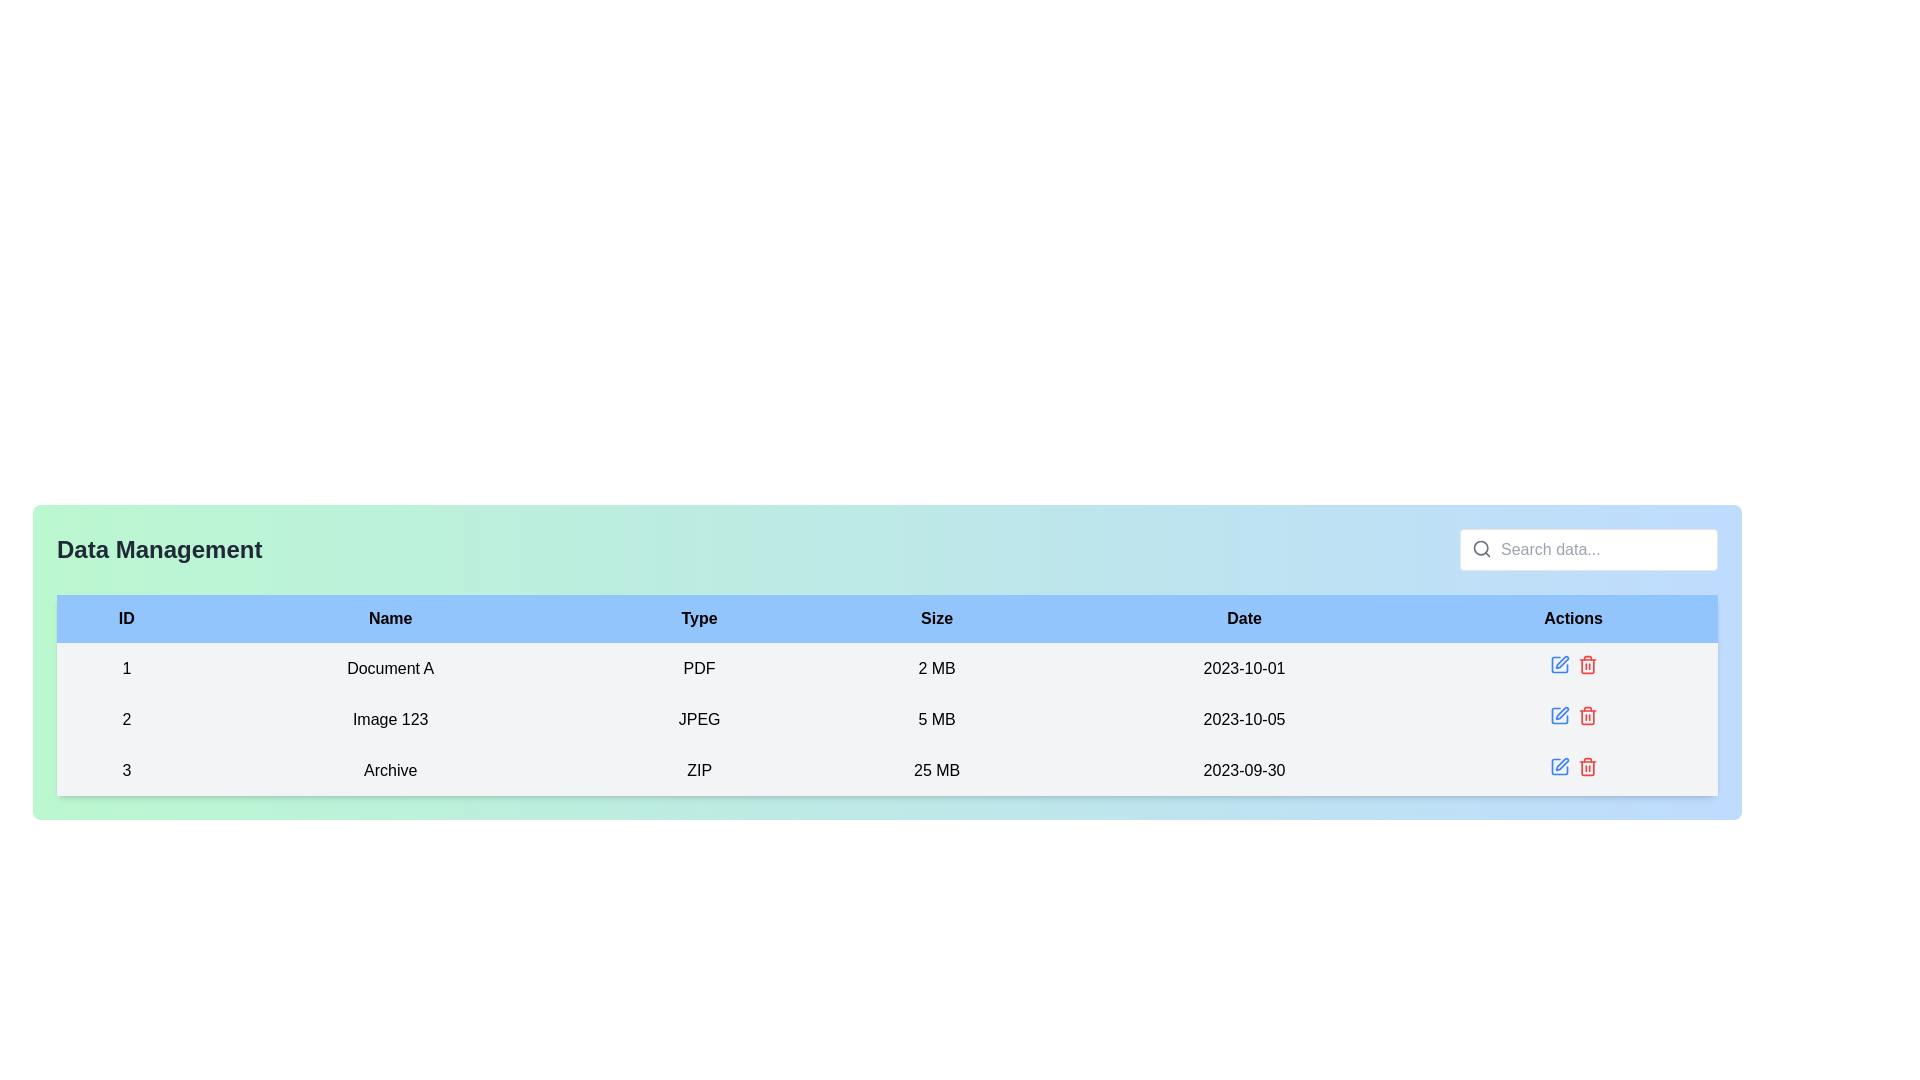 This screenshot has width=1920, height=1080. Describe the element at coordinates (699, 617) in the screenshot. I see `the static text element that is the column header labeled 'Type' in the table, positioned as the third header among six, with 'ID' and 'Name' preceding it and 'Size', 'Date', and 'Actions' succeeding it` at that location.